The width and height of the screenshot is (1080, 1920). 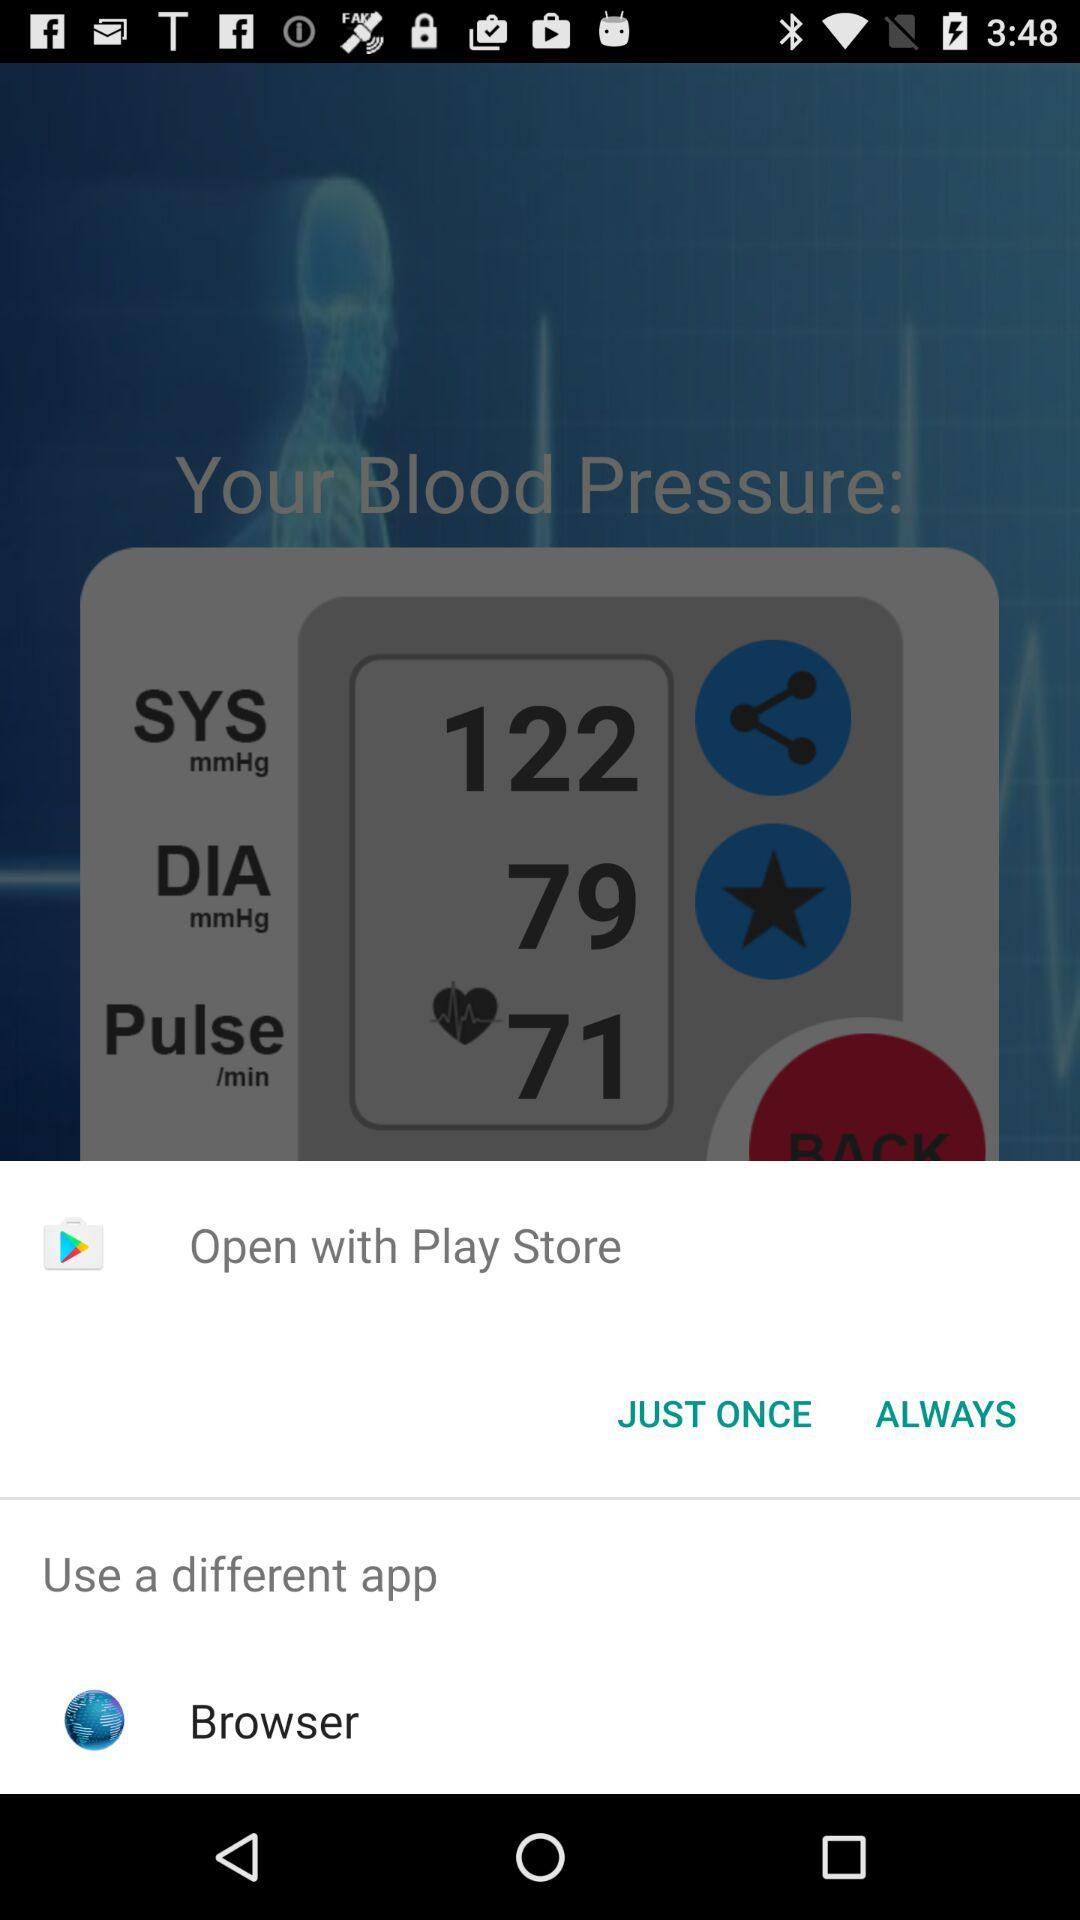 What do you see at coordinates (713, 1411) in the screenshot?
I see `the icon below the open with play app` at bounding box center [713, 1411].